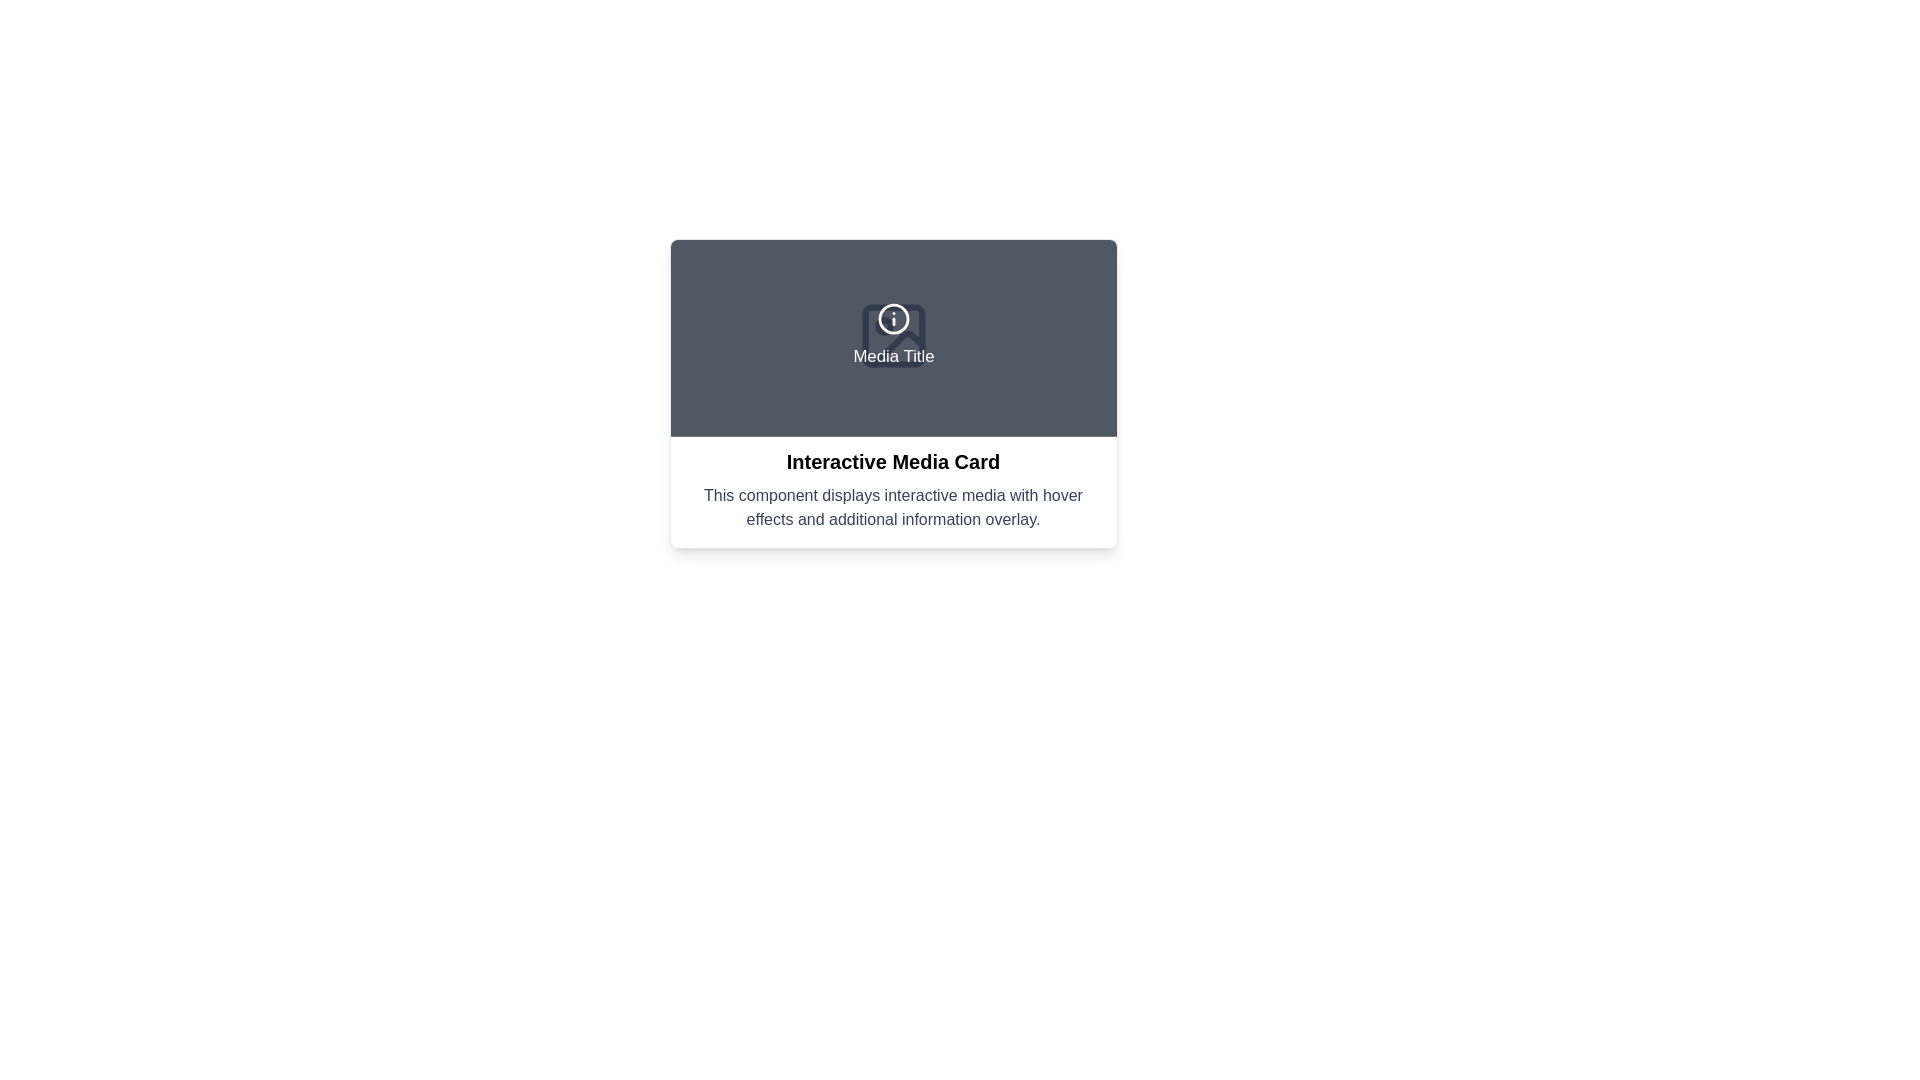 This screenshot has width=1920, height=1080. Describe the element at coordinates (892, 334) in the screenshot. I see `the small light gray rectangle with rounded edges that is part of the icon graphic located below the circular 'i' icon in the 'Media Title' card` at that location.